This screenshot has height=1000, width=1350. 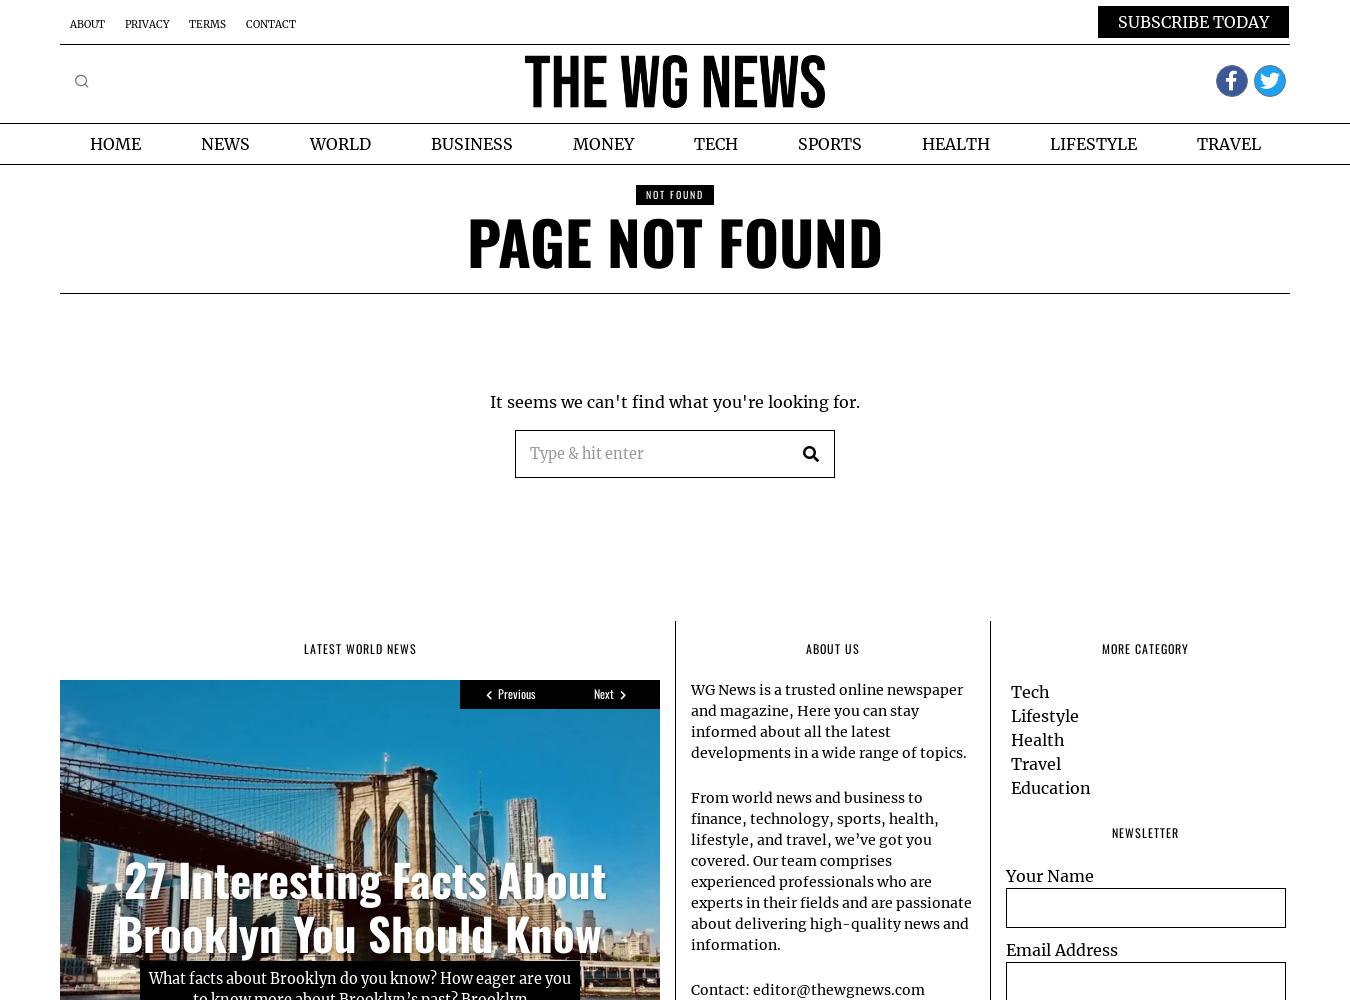 I want to click on 'From world news and business to finance, technology, sports, health, lifestyle, and travel, we’ve got you covered. Our team comprises experienced professionals who are experts in their fields and are passionate about delivering high-quality news and information.', so click(x=690, y=869).